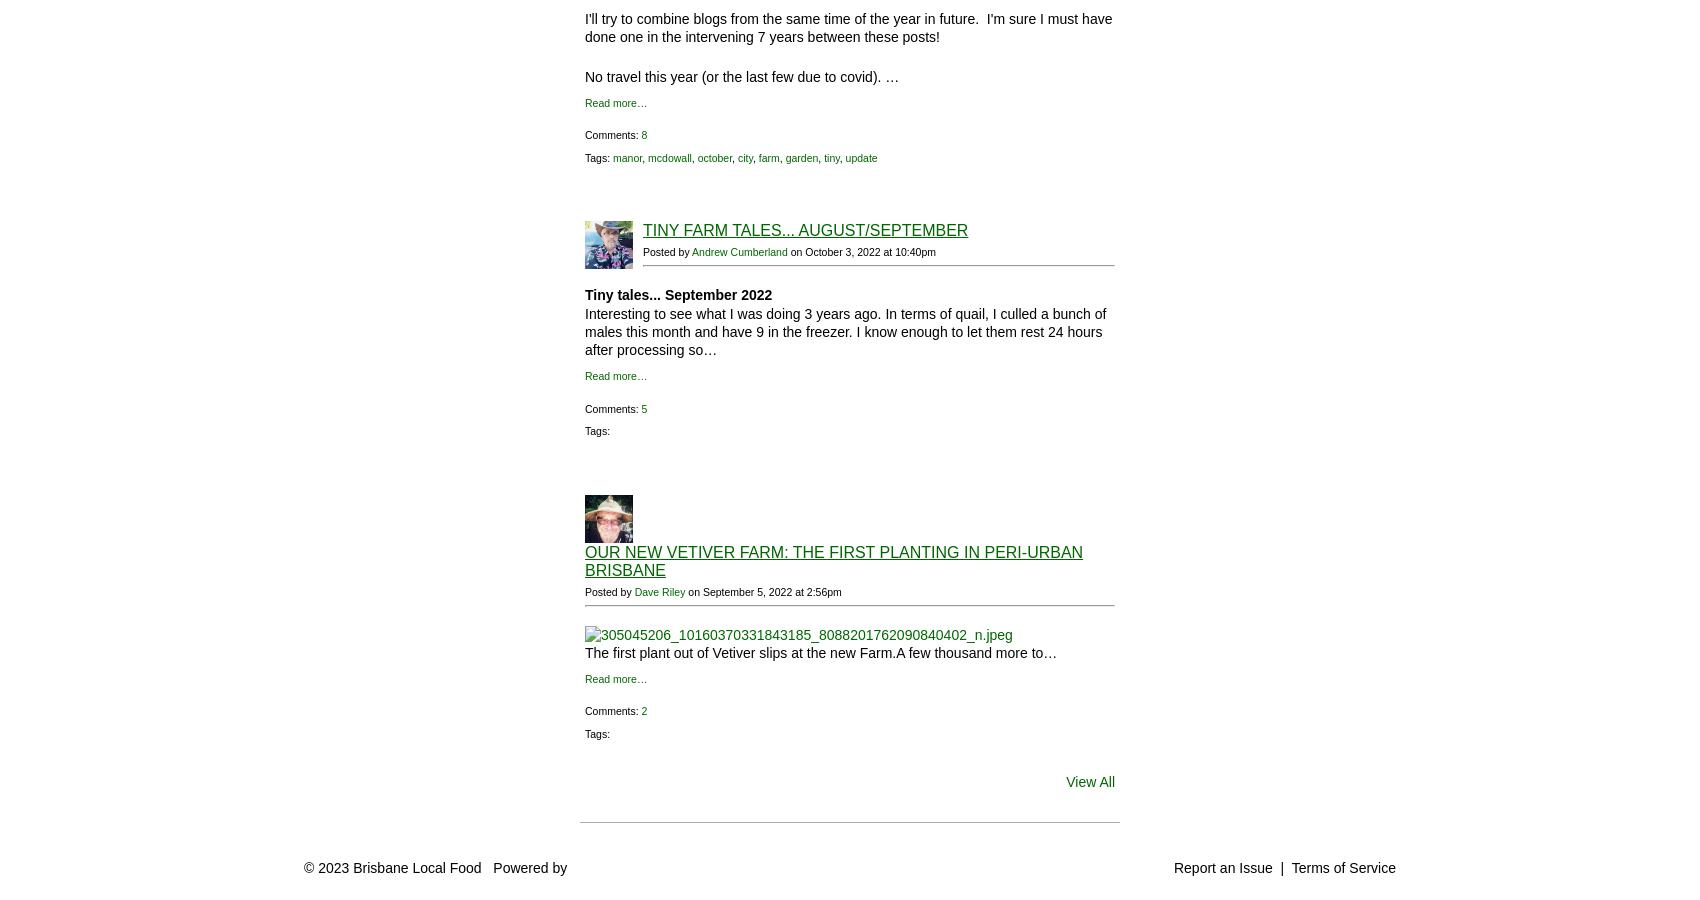  Describe the element at coordinates (1066, 781) in the screenshot. I see `'View All'` at that location.